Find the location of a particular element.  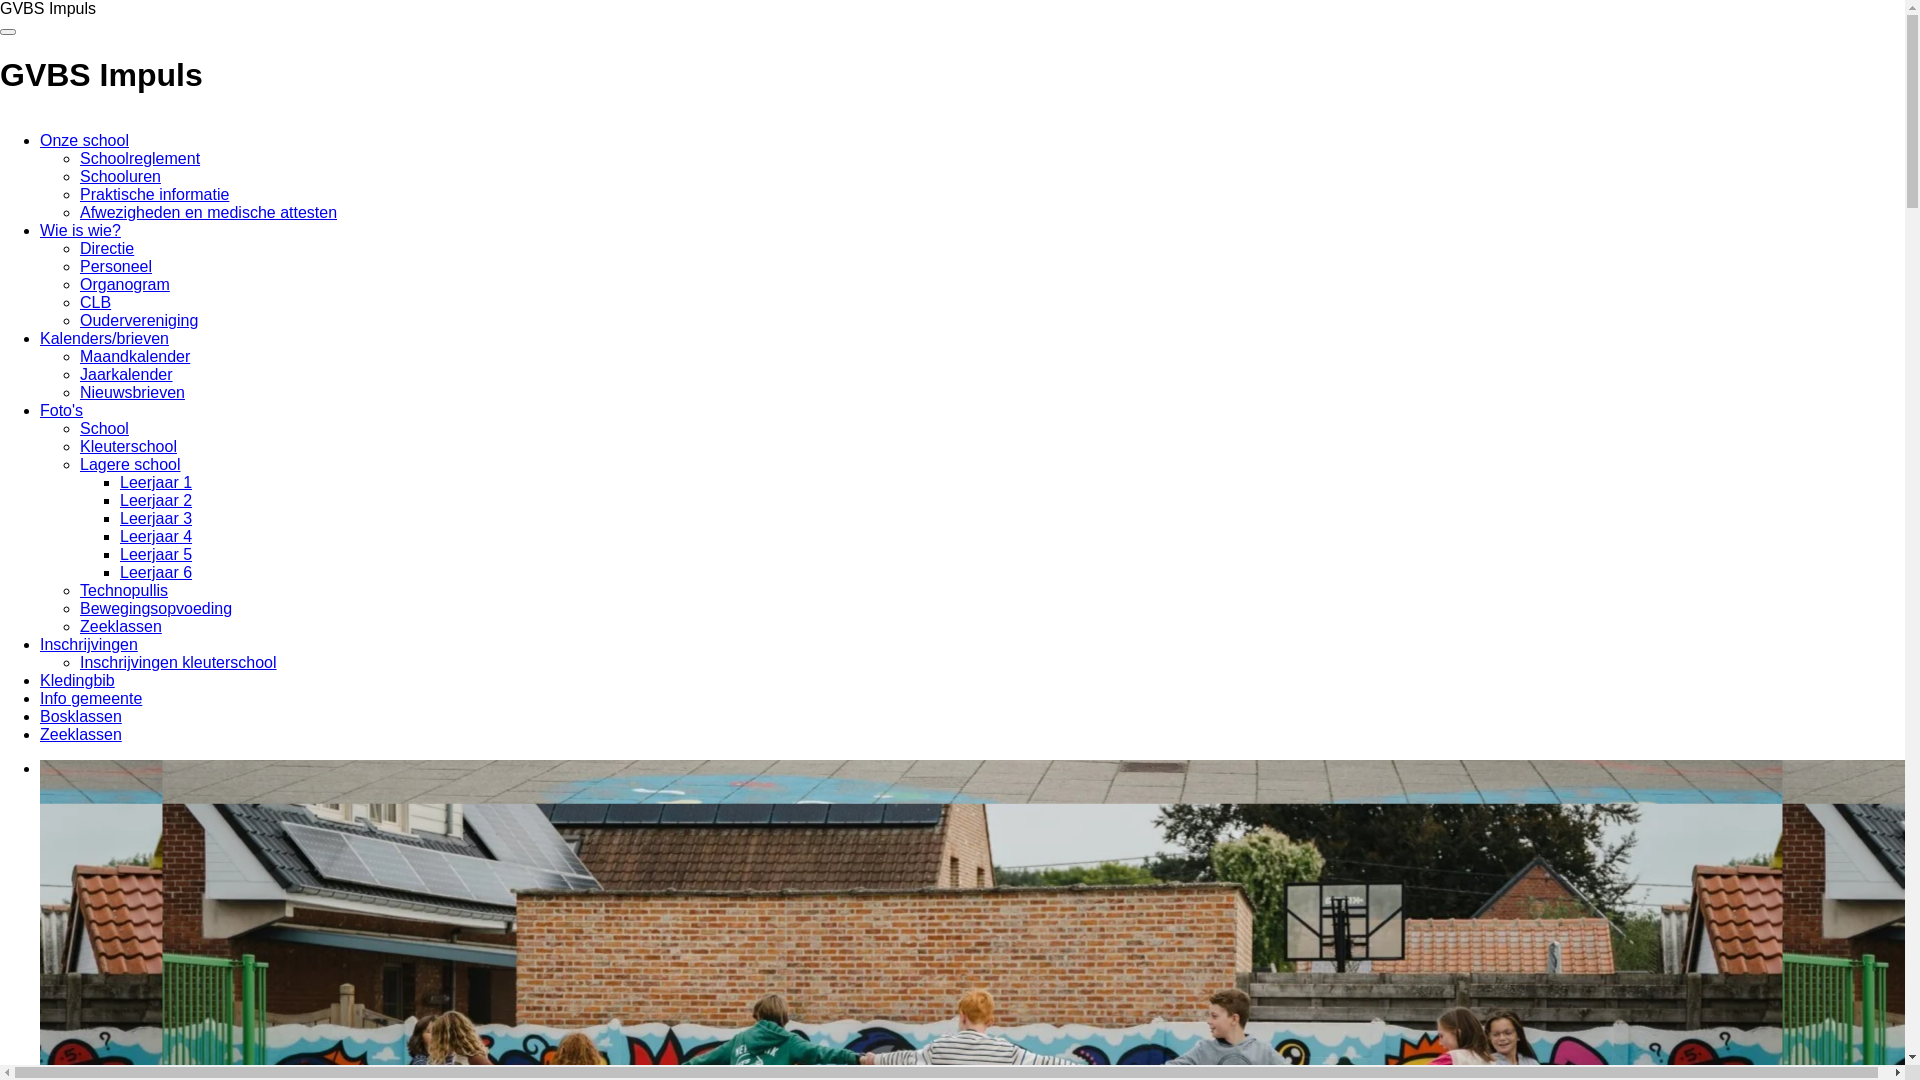

'Leerjaar 6' is located at coordinates (155, 572).